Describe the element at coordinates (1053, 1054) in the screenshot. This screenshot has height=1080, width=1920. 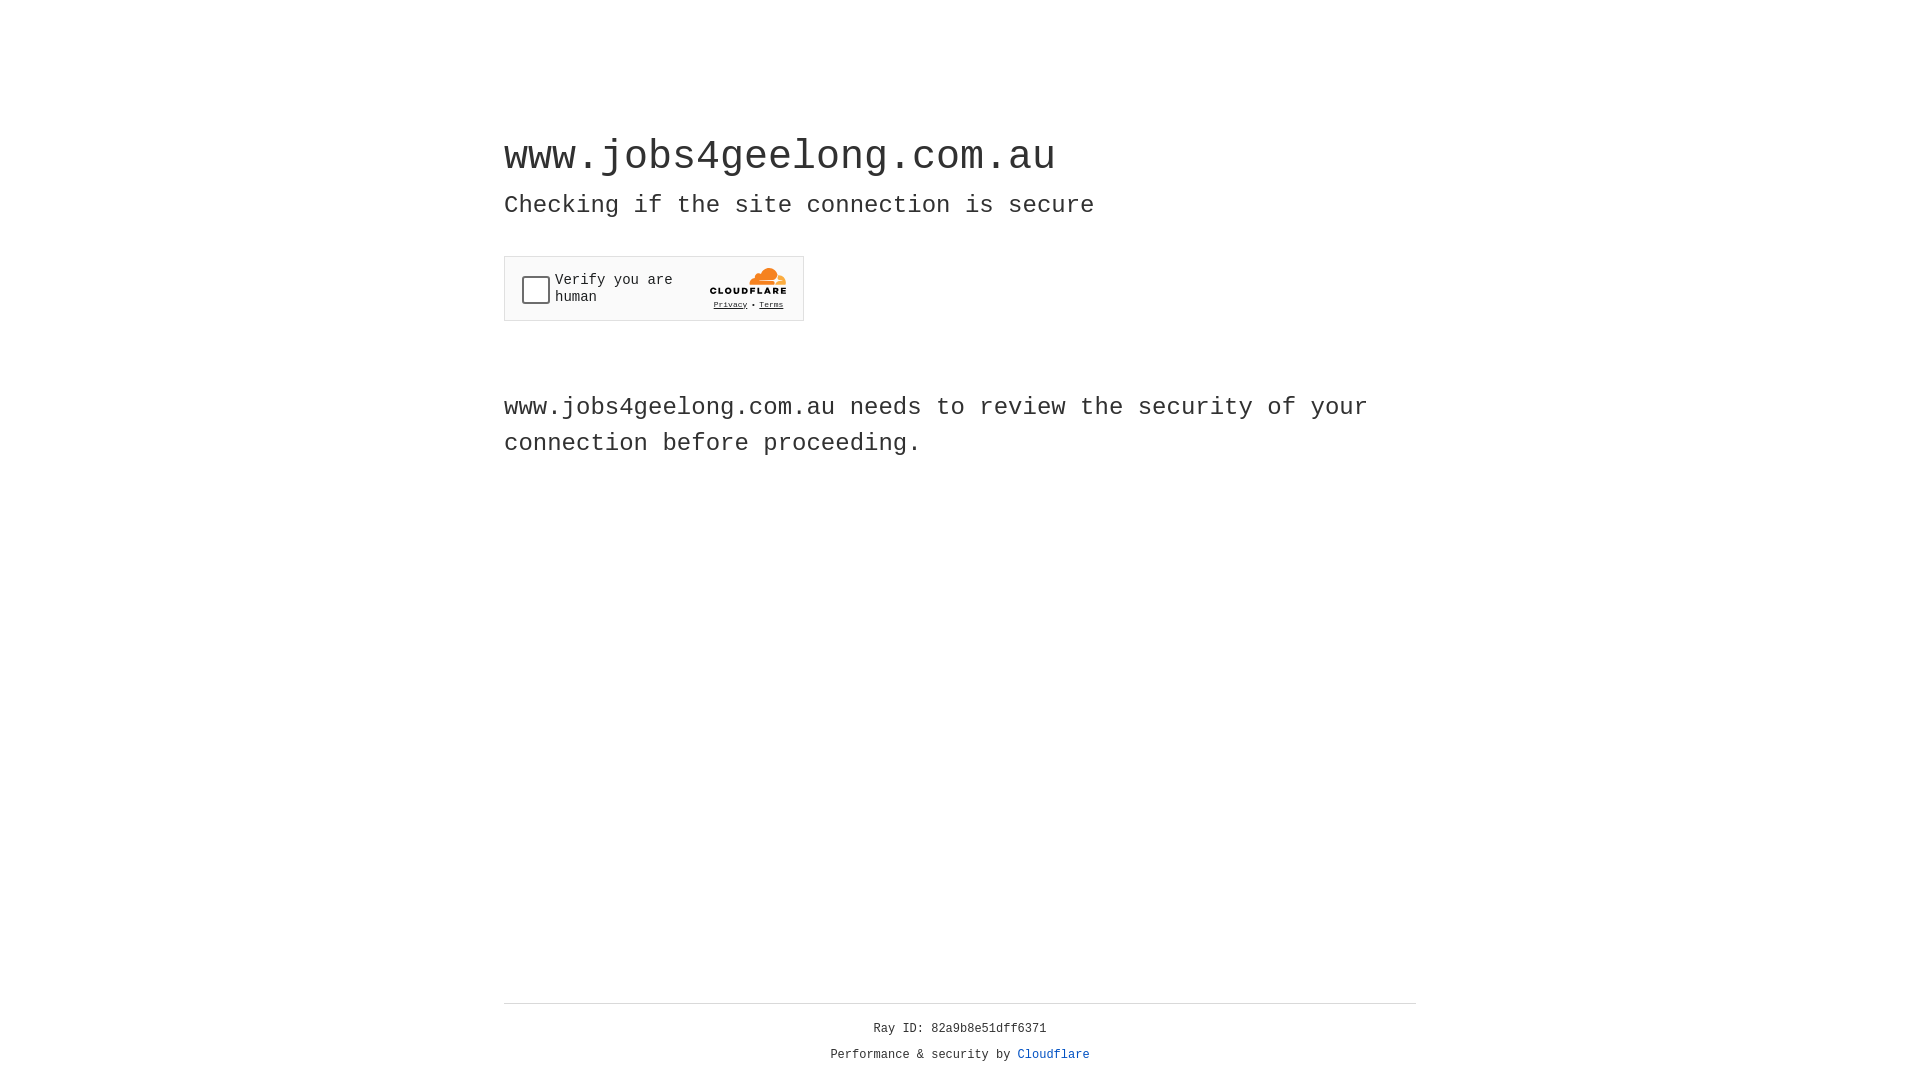
I see `'Cloudflare'` at that location.